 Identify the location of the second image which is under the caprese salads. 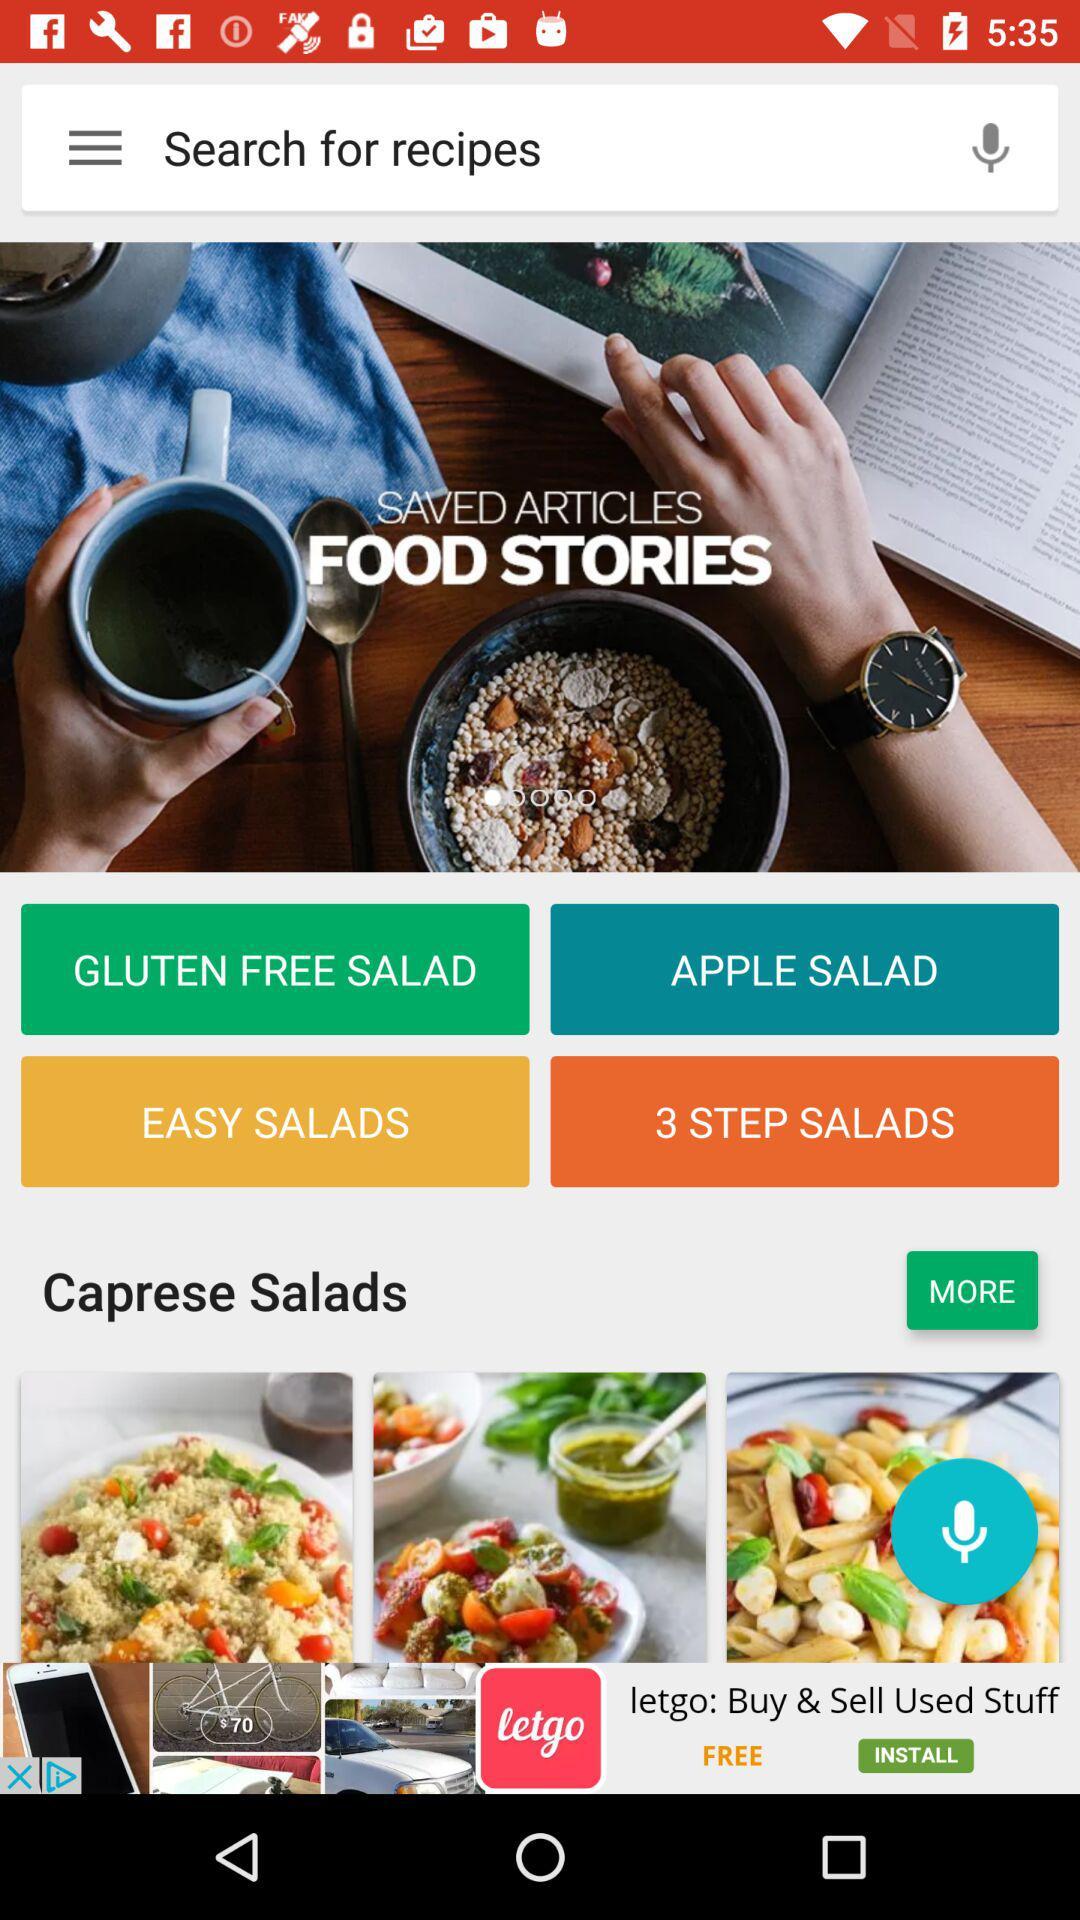
(540, 1517).